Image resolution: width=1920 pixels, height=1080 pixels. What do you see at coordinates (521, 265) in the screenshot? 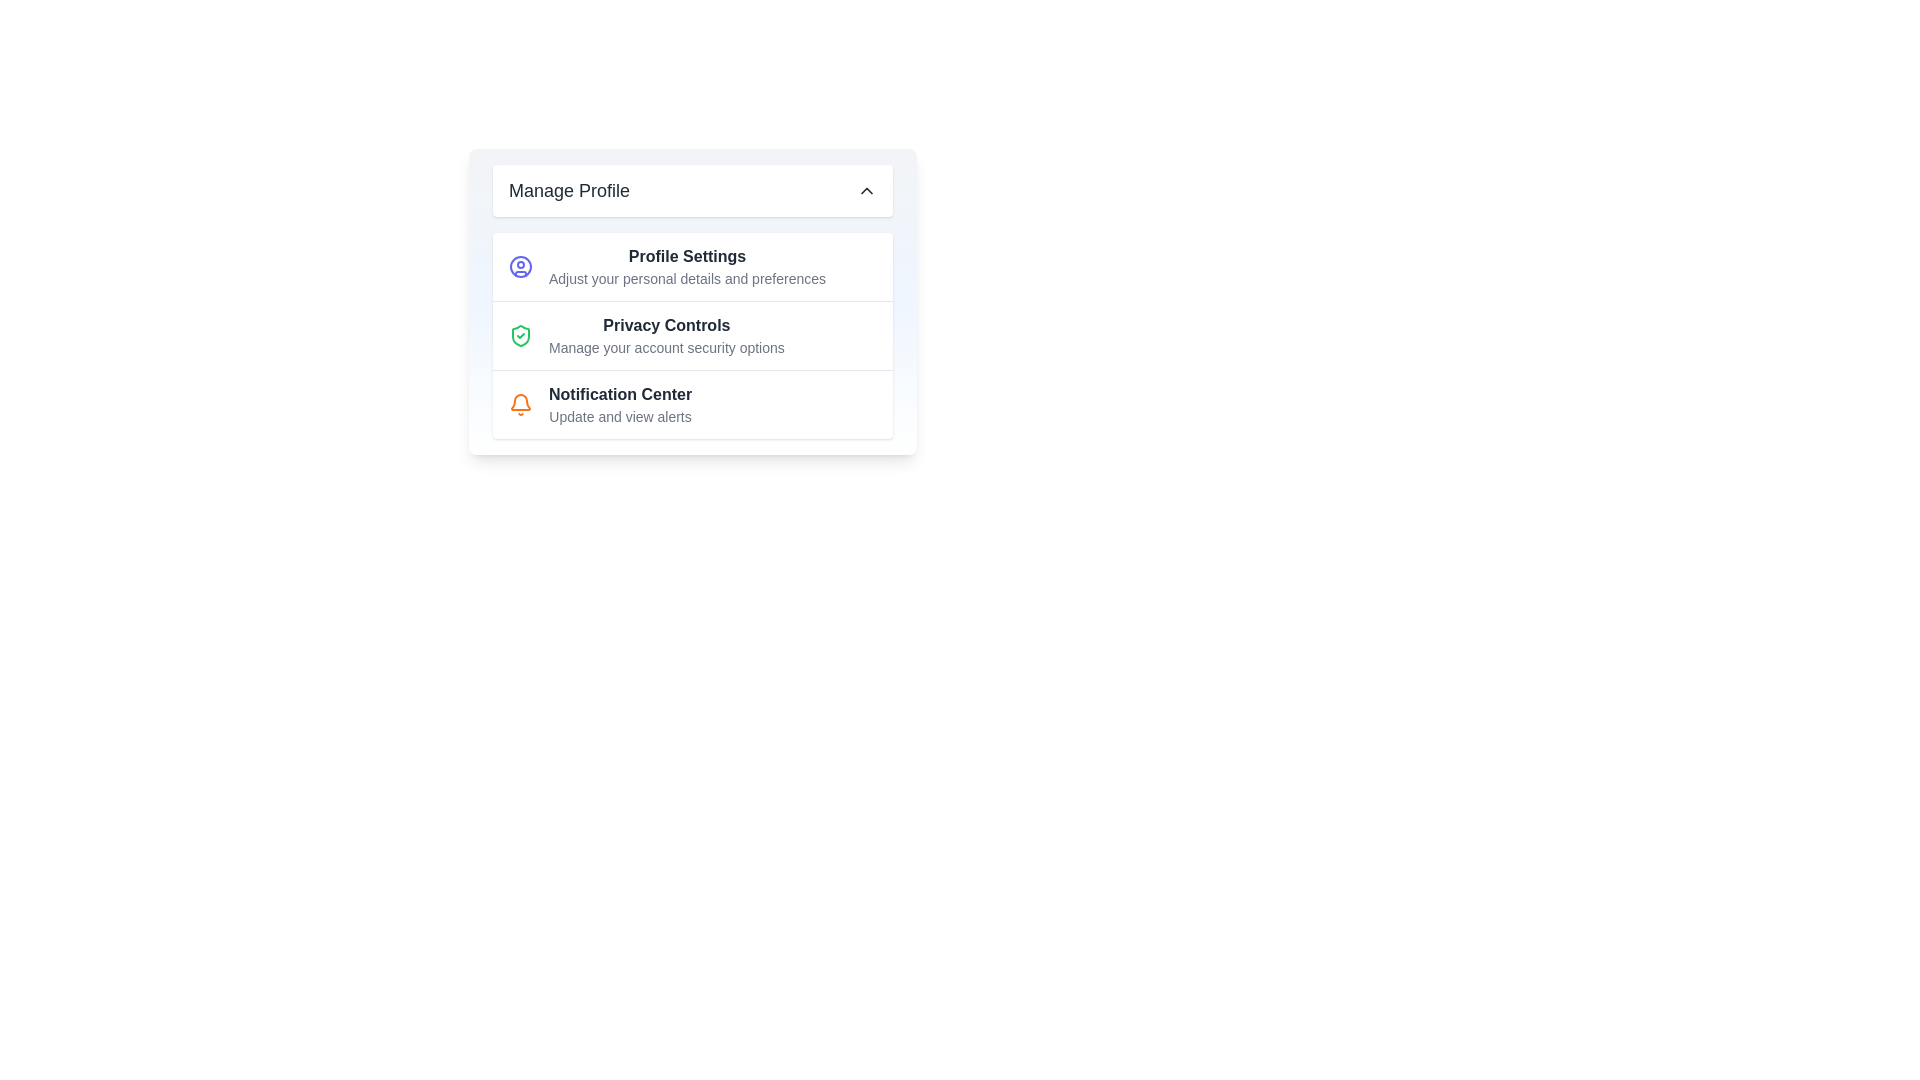
I see `the largest circular SVG element in the user profile icon, which is centered in the SVG bounds and has a diameter of 20 units` at bounding box center [521, 265].